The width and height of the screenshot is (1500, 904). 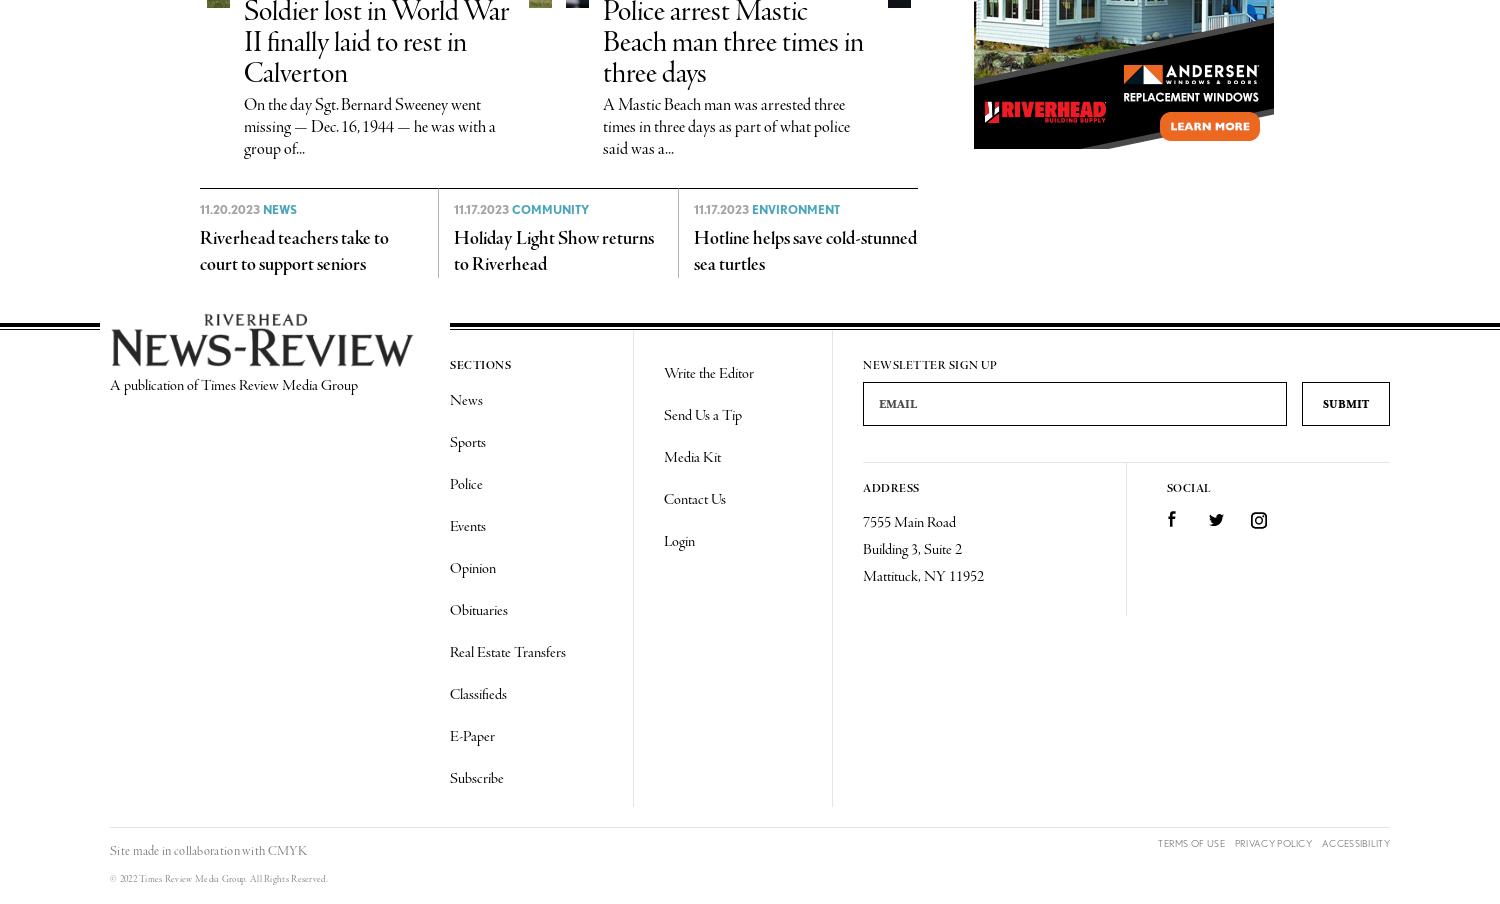 What do you see at coordinates (861, 576) in the screenshot?
I see `'Mattituck, NY 11952'` at bounding box center [861, 576].